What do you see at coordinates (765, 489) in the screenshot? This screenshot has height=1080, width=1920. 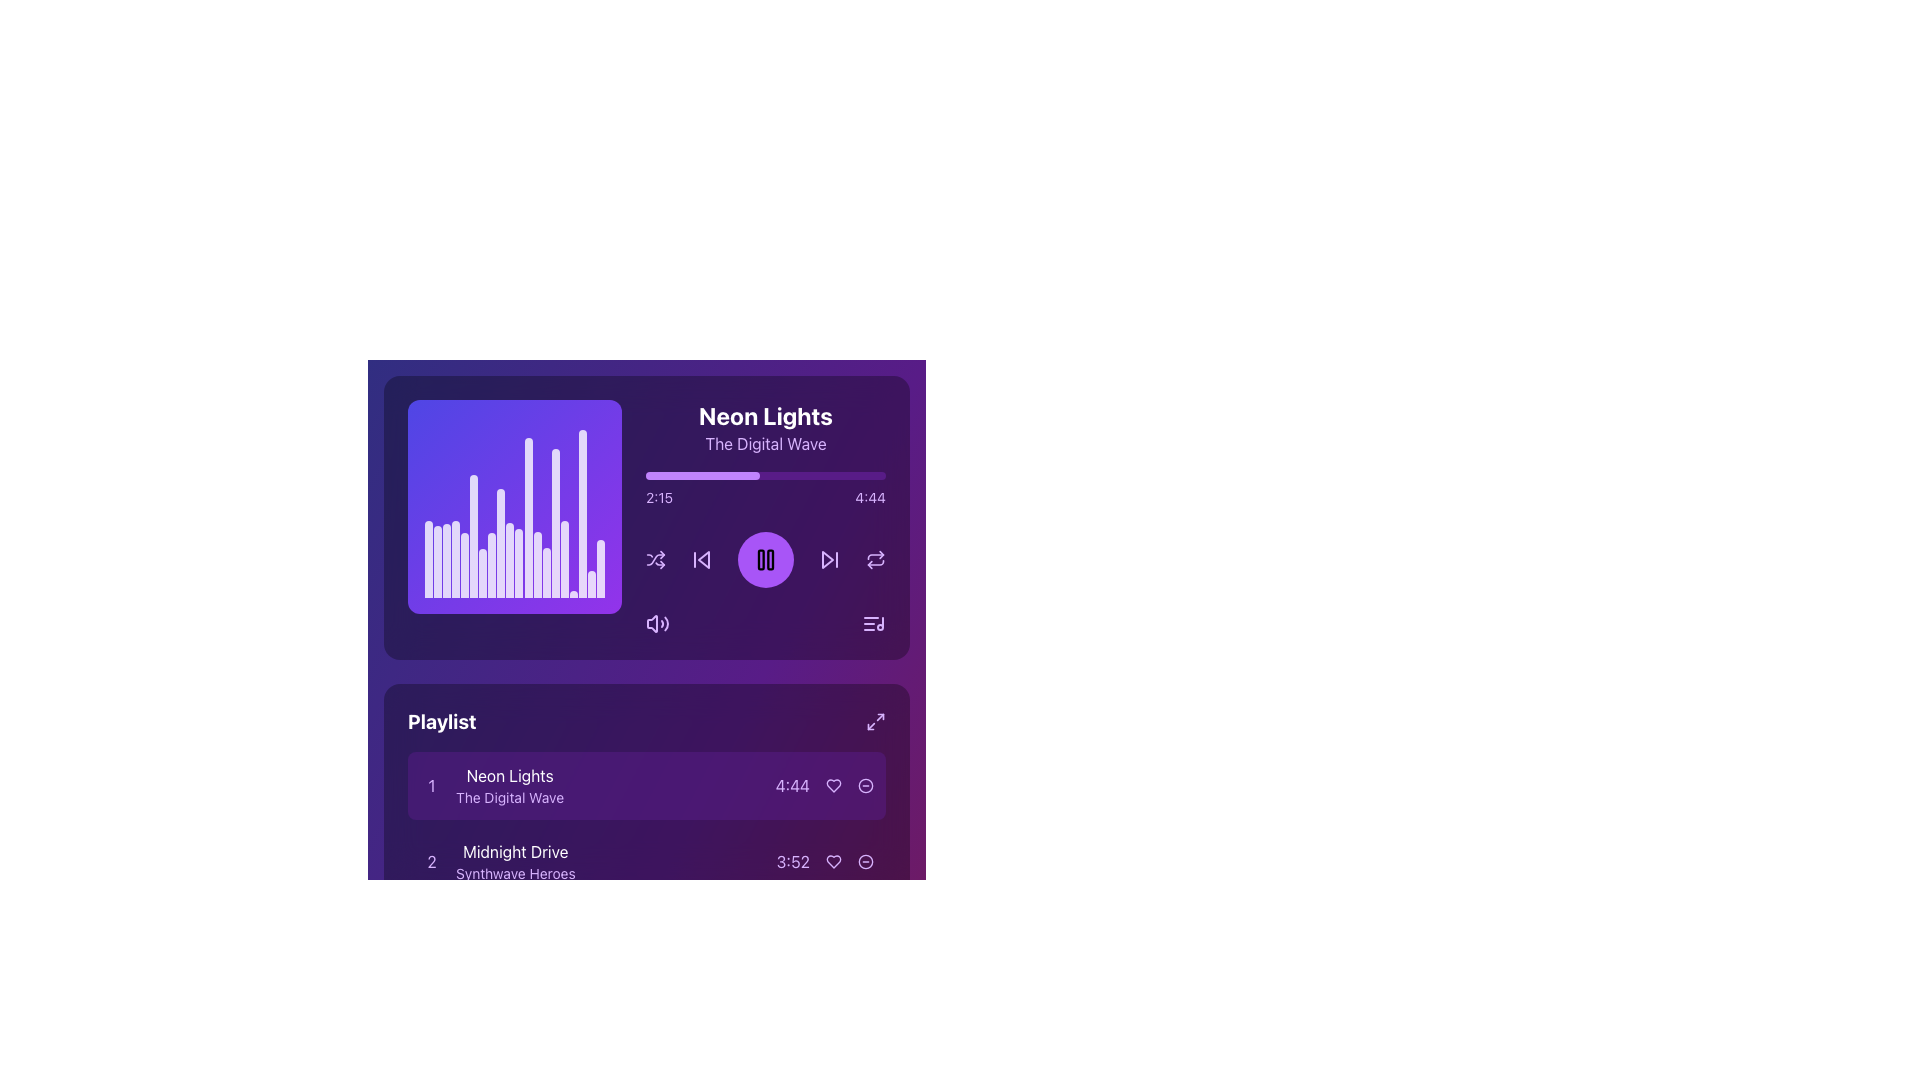 I see `the Progress Bar located beneath the titles 'Neon Lights' and 'The Digital Wave'` at bounding box center [765, 489].